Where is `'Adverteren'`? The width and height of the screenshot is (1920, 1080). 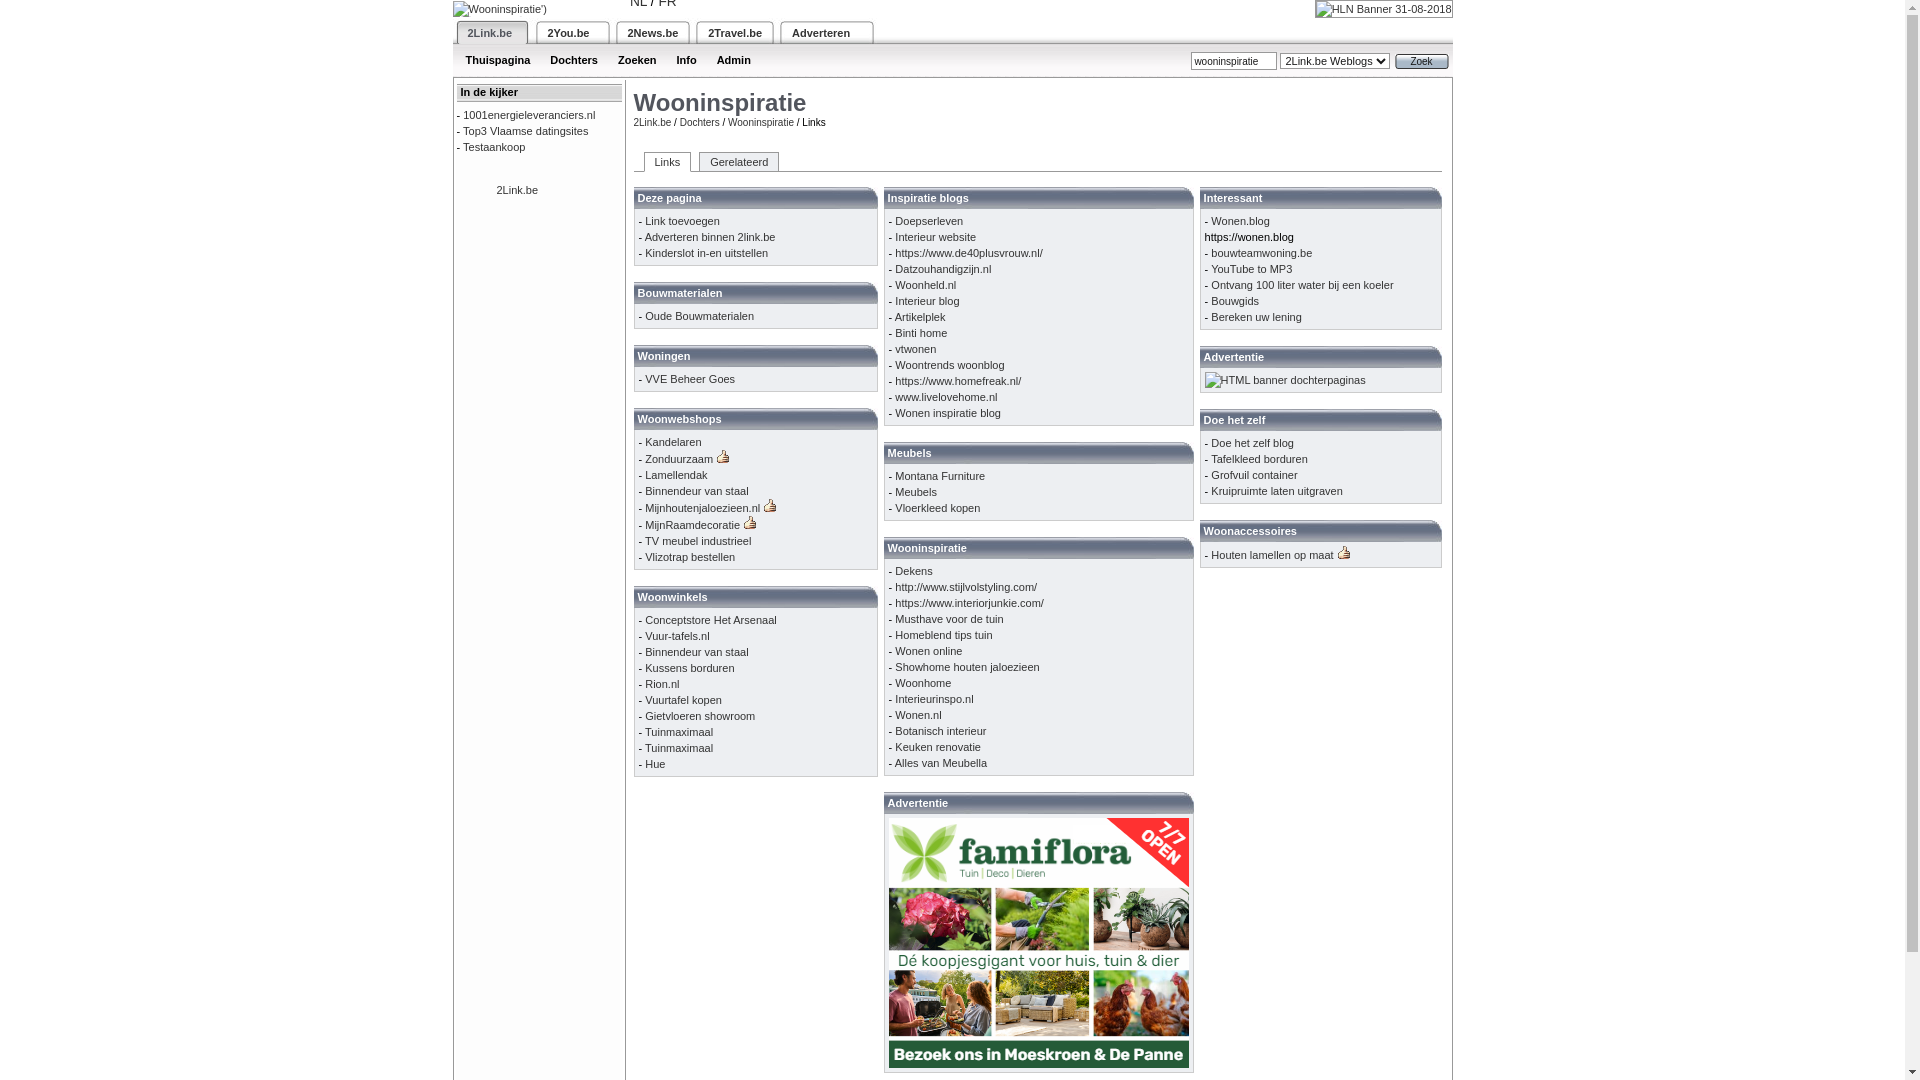 'Adverteren' is located at coordinates (820, 33).